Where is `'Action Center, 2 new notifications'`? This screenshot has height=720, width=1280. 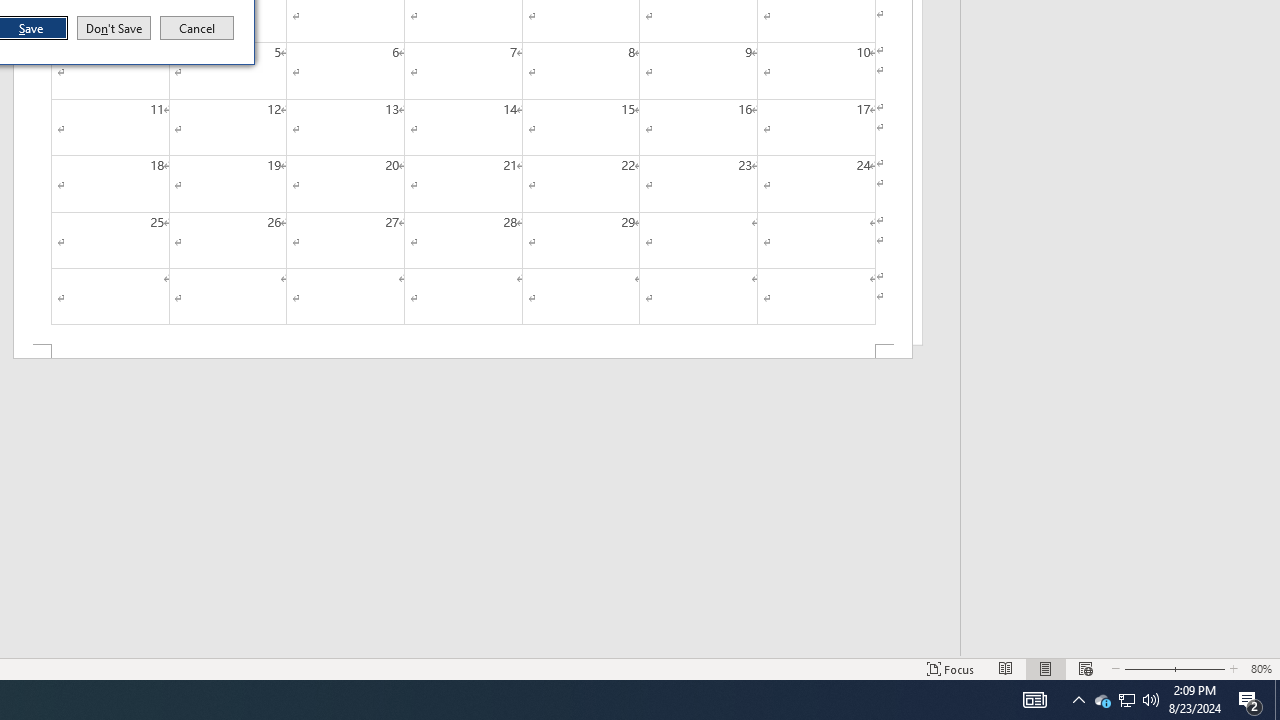
'Action Center, 2 new notifications' is located at coordinates (1250, 698).